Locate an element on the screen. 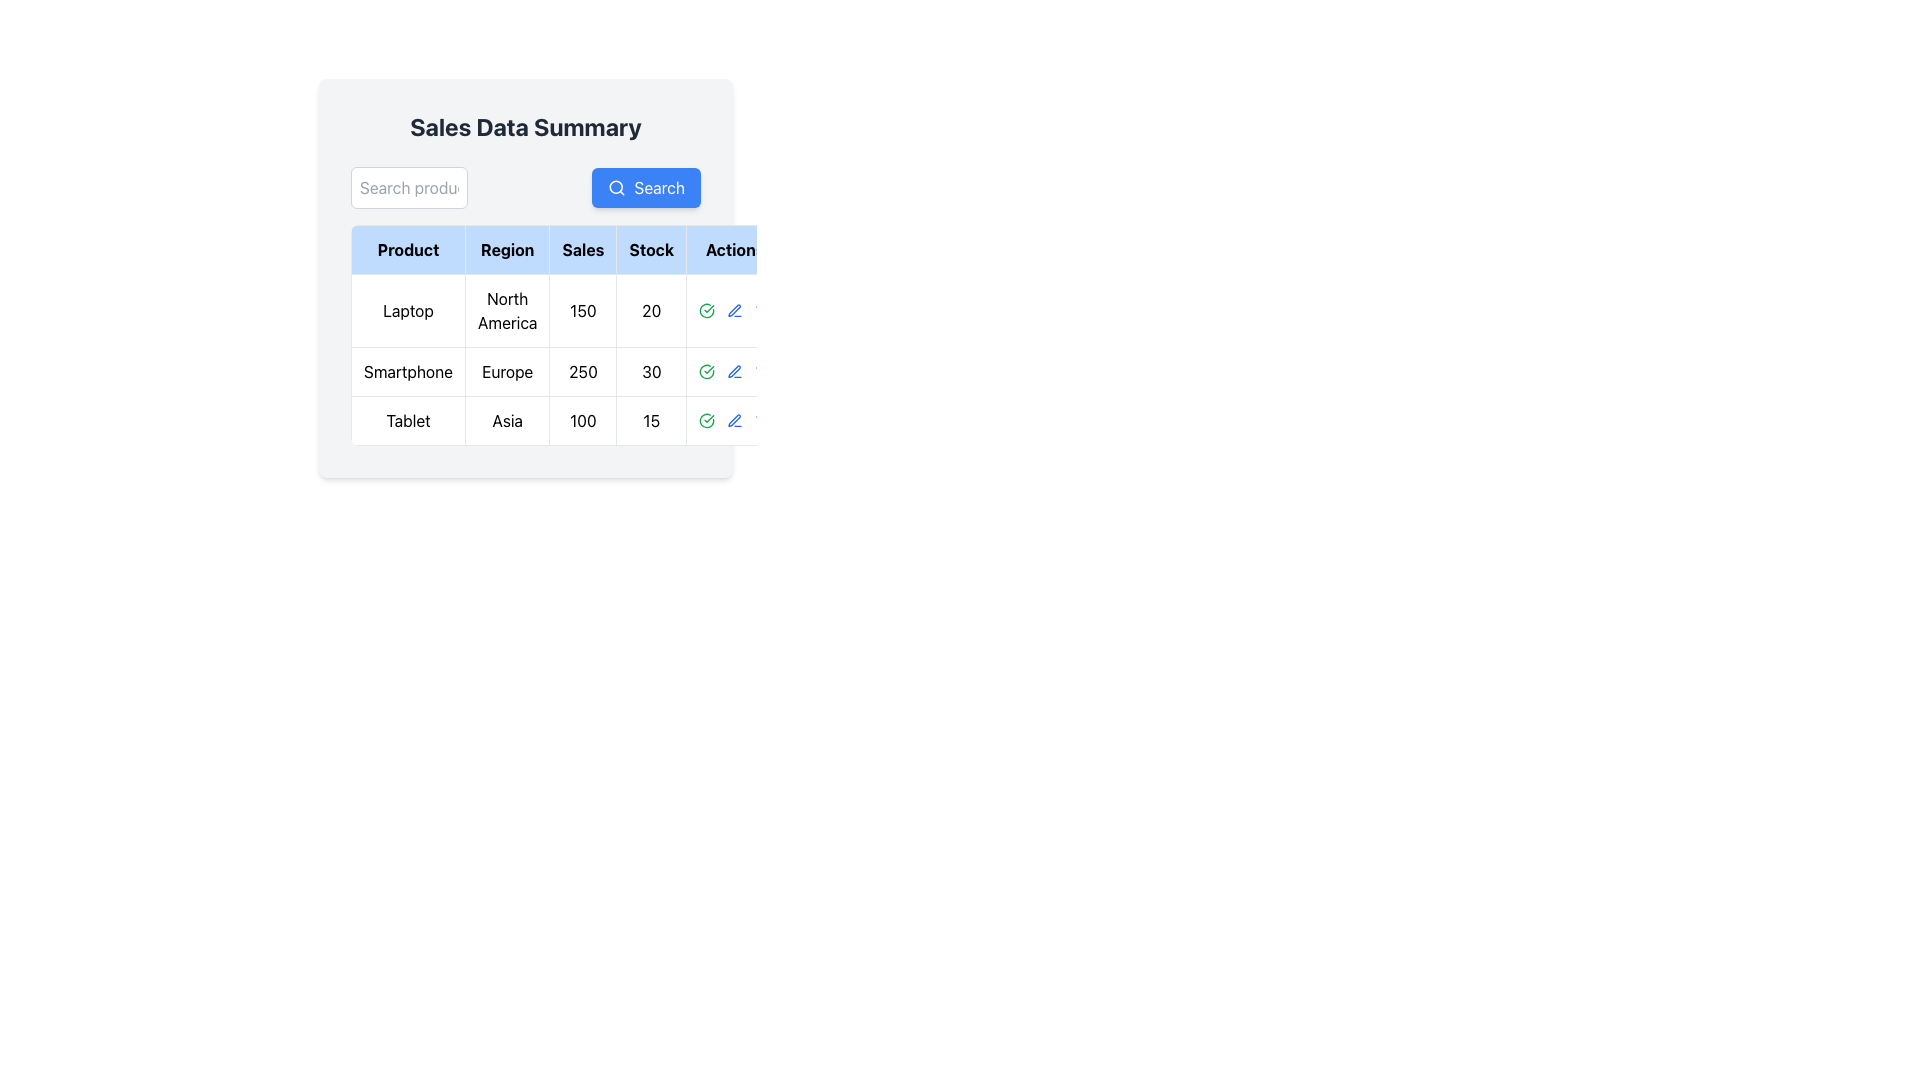 The height and width of the screenshot is (1080, 1920). the table cell containing the text 'Tablet', which is the first cell in the third row under the 'Product' column is located at coordinates (407, 419).